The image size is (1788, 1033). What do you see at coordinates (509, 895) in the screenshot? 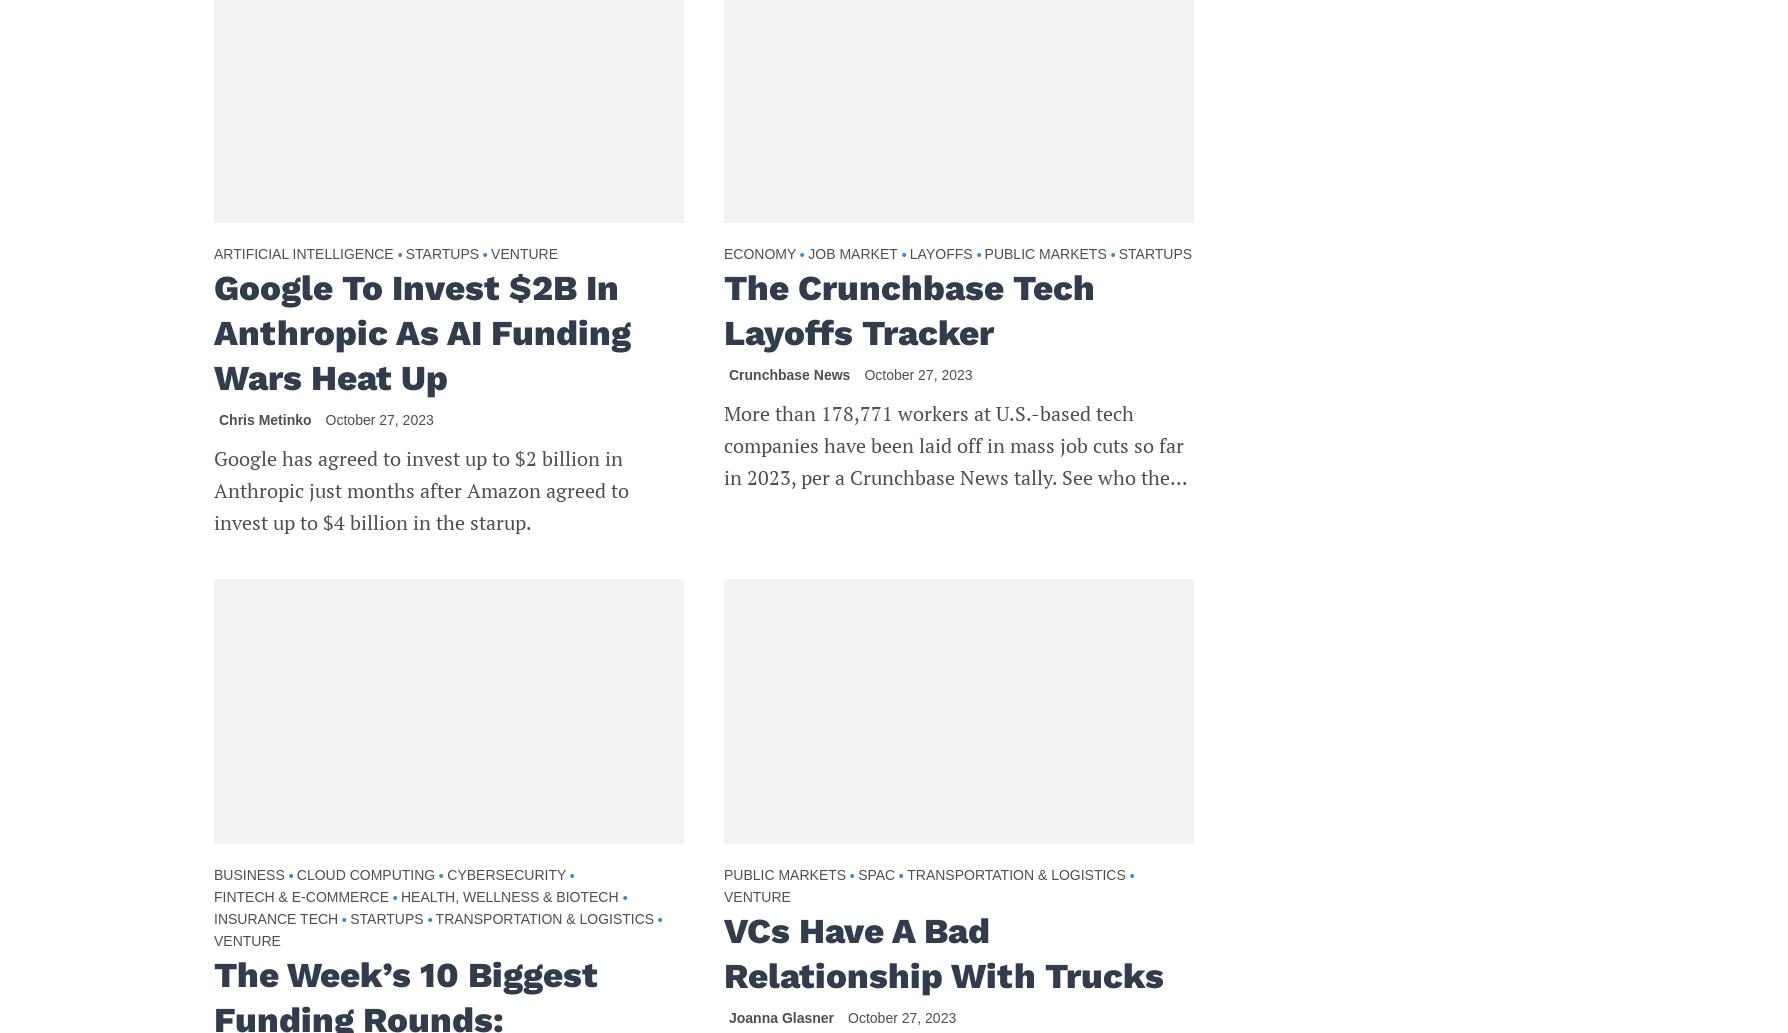
I see `'Health, Wellness & Biotech'` at bounding box center [509, 895].